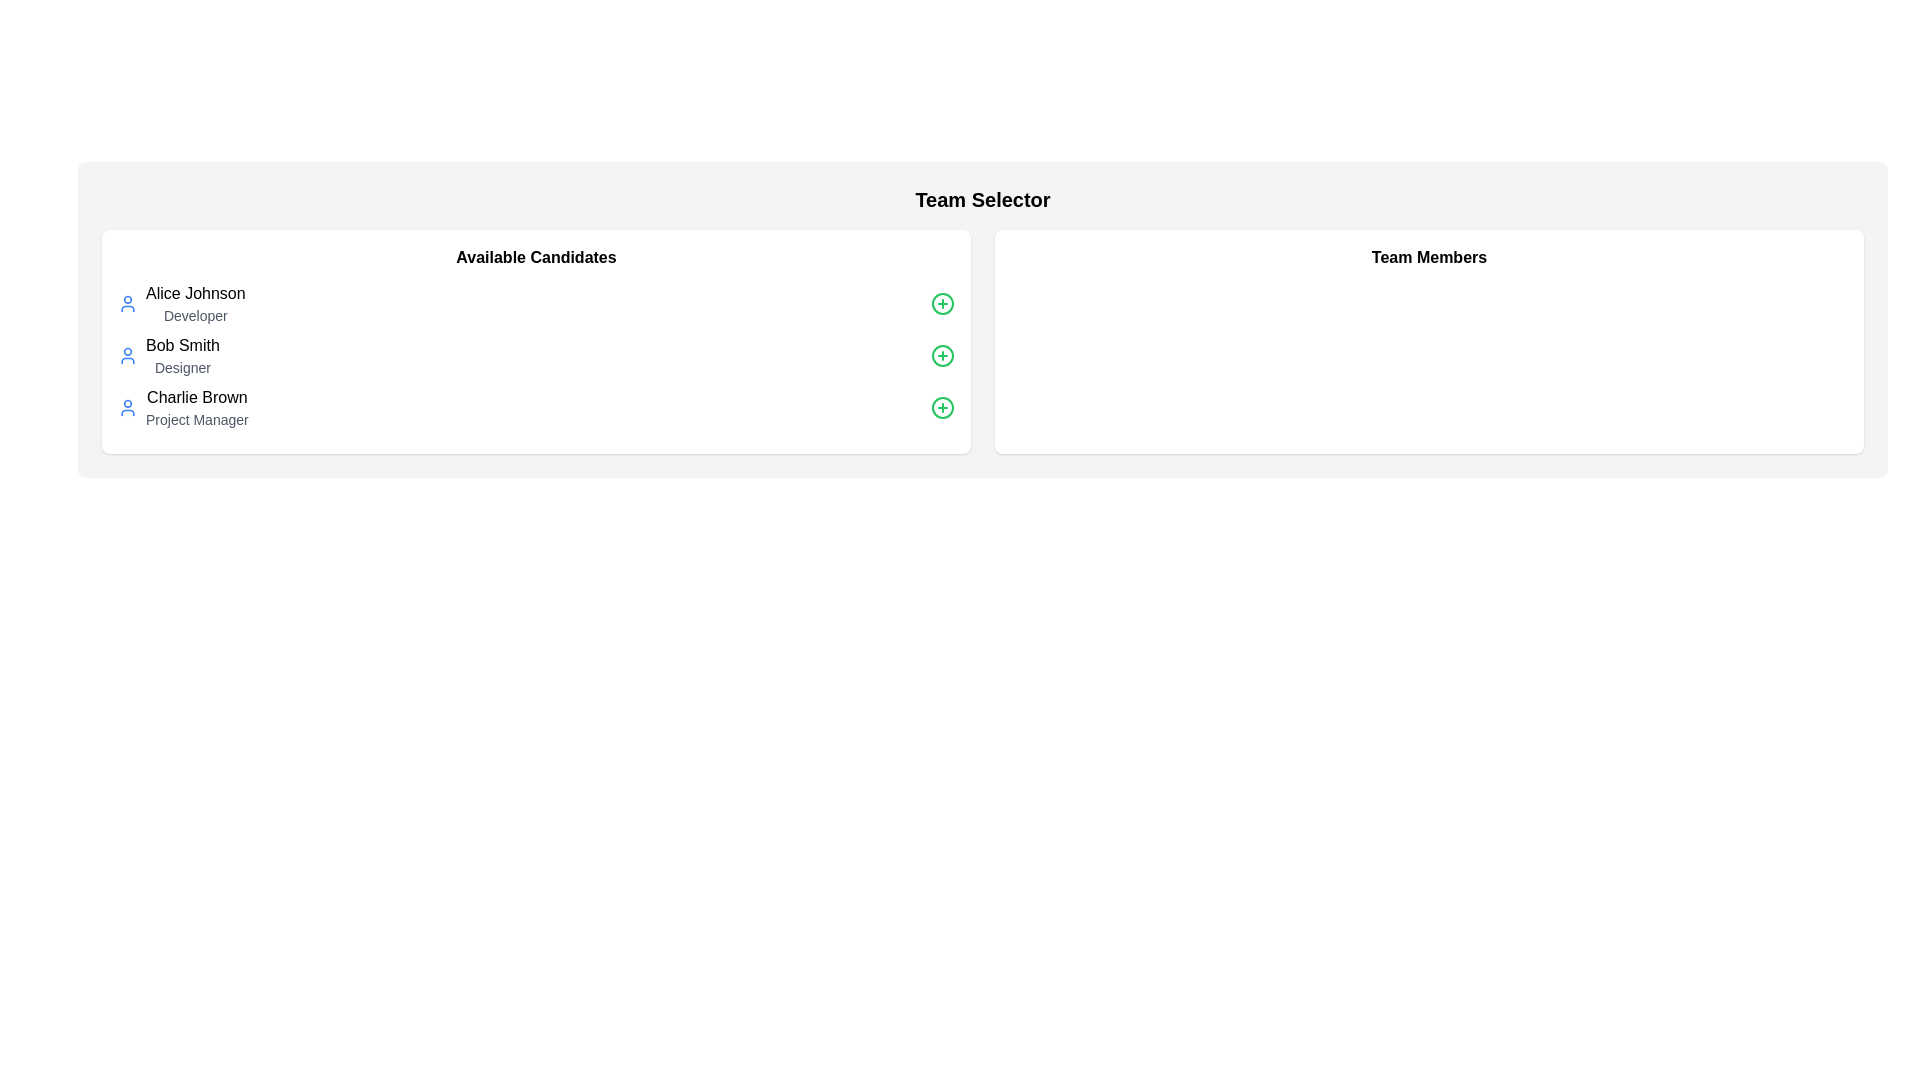  What do you see at coordinates (181, 304) in the screenshot?
I see `to select the profile for 'Alice Johnson', a candidate displayed prominently at the top of the list in the 'Available Candidates' section` at bounding box center [181, 304].